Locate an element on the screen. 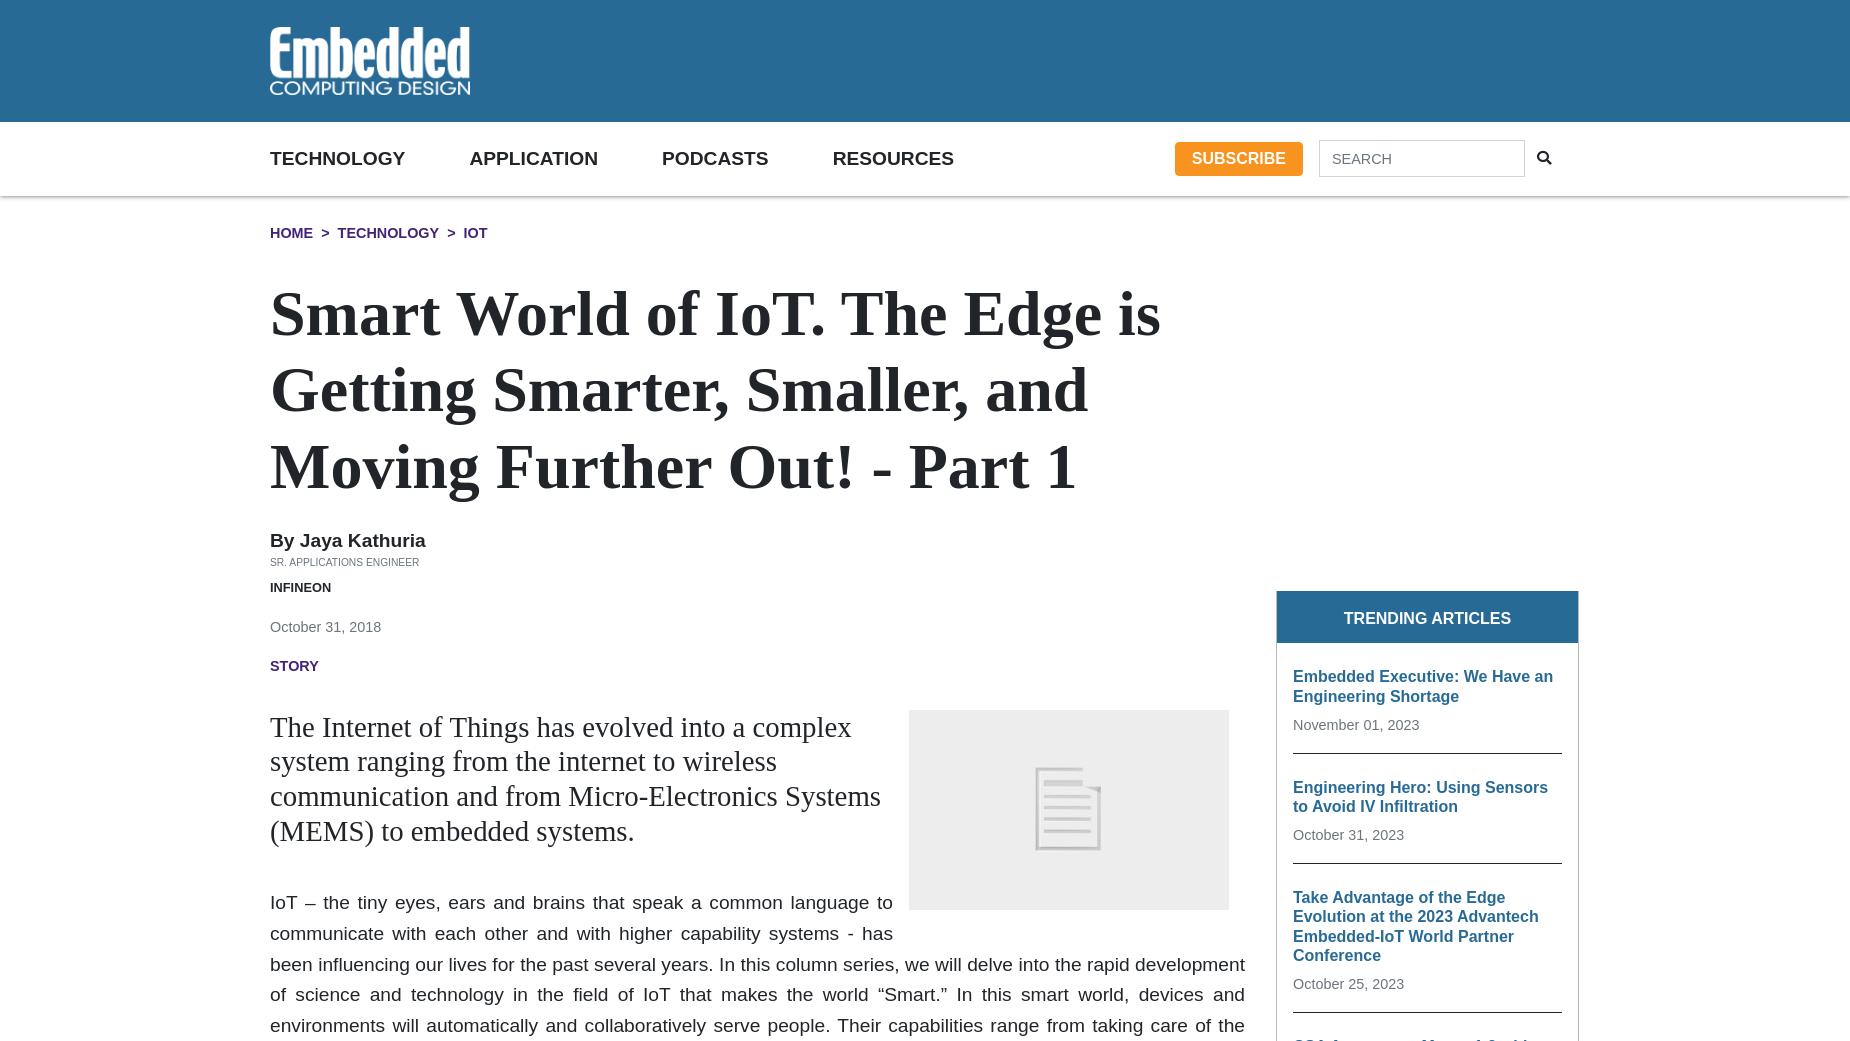 The height and width of the screenshot is (1041, 1850). 'Resources' is located at coordinates (831, 158).